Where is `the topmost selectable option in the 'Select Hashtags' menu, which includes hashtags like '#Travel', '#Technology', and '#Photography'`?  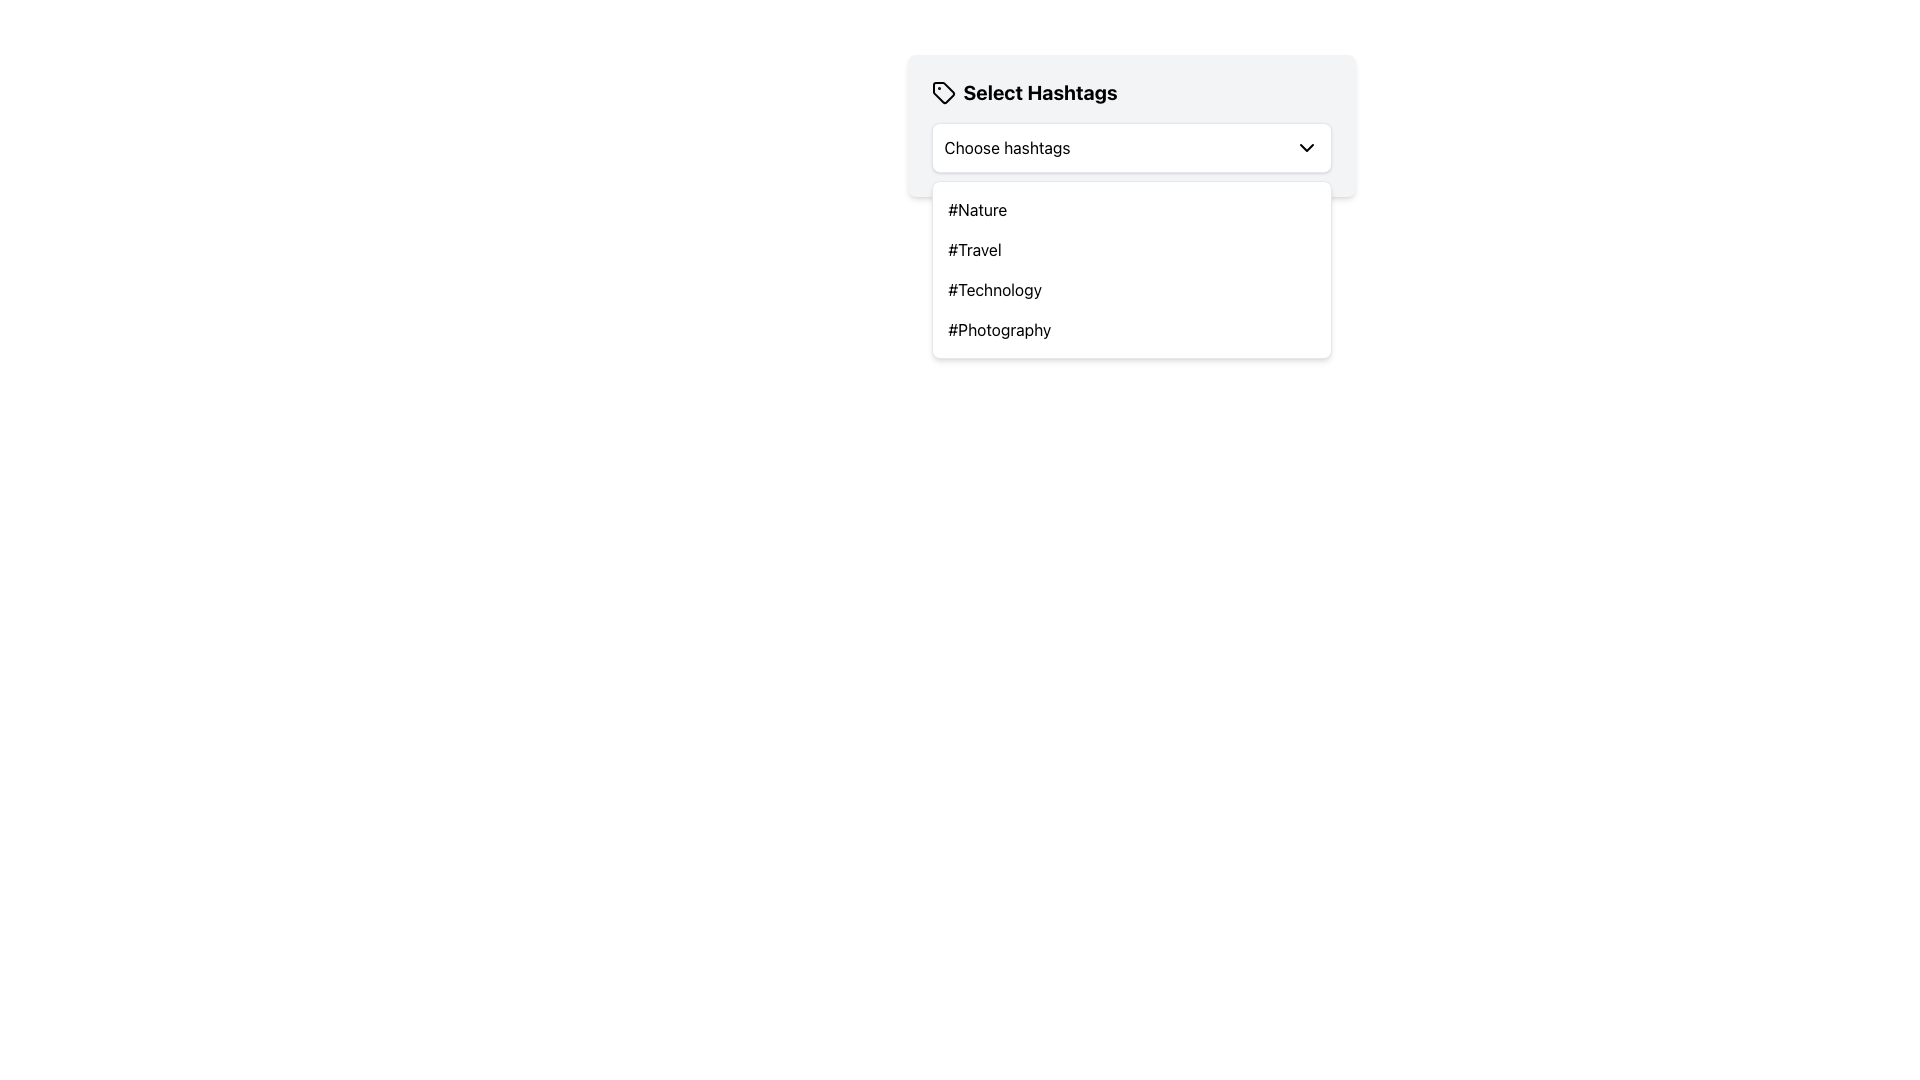 the topmost selectable option in the 'Select Hashtags' menu, which includes hashtags like '#Travel', '#Technology', and '#Photography' is located at coordinates (1131, 209).